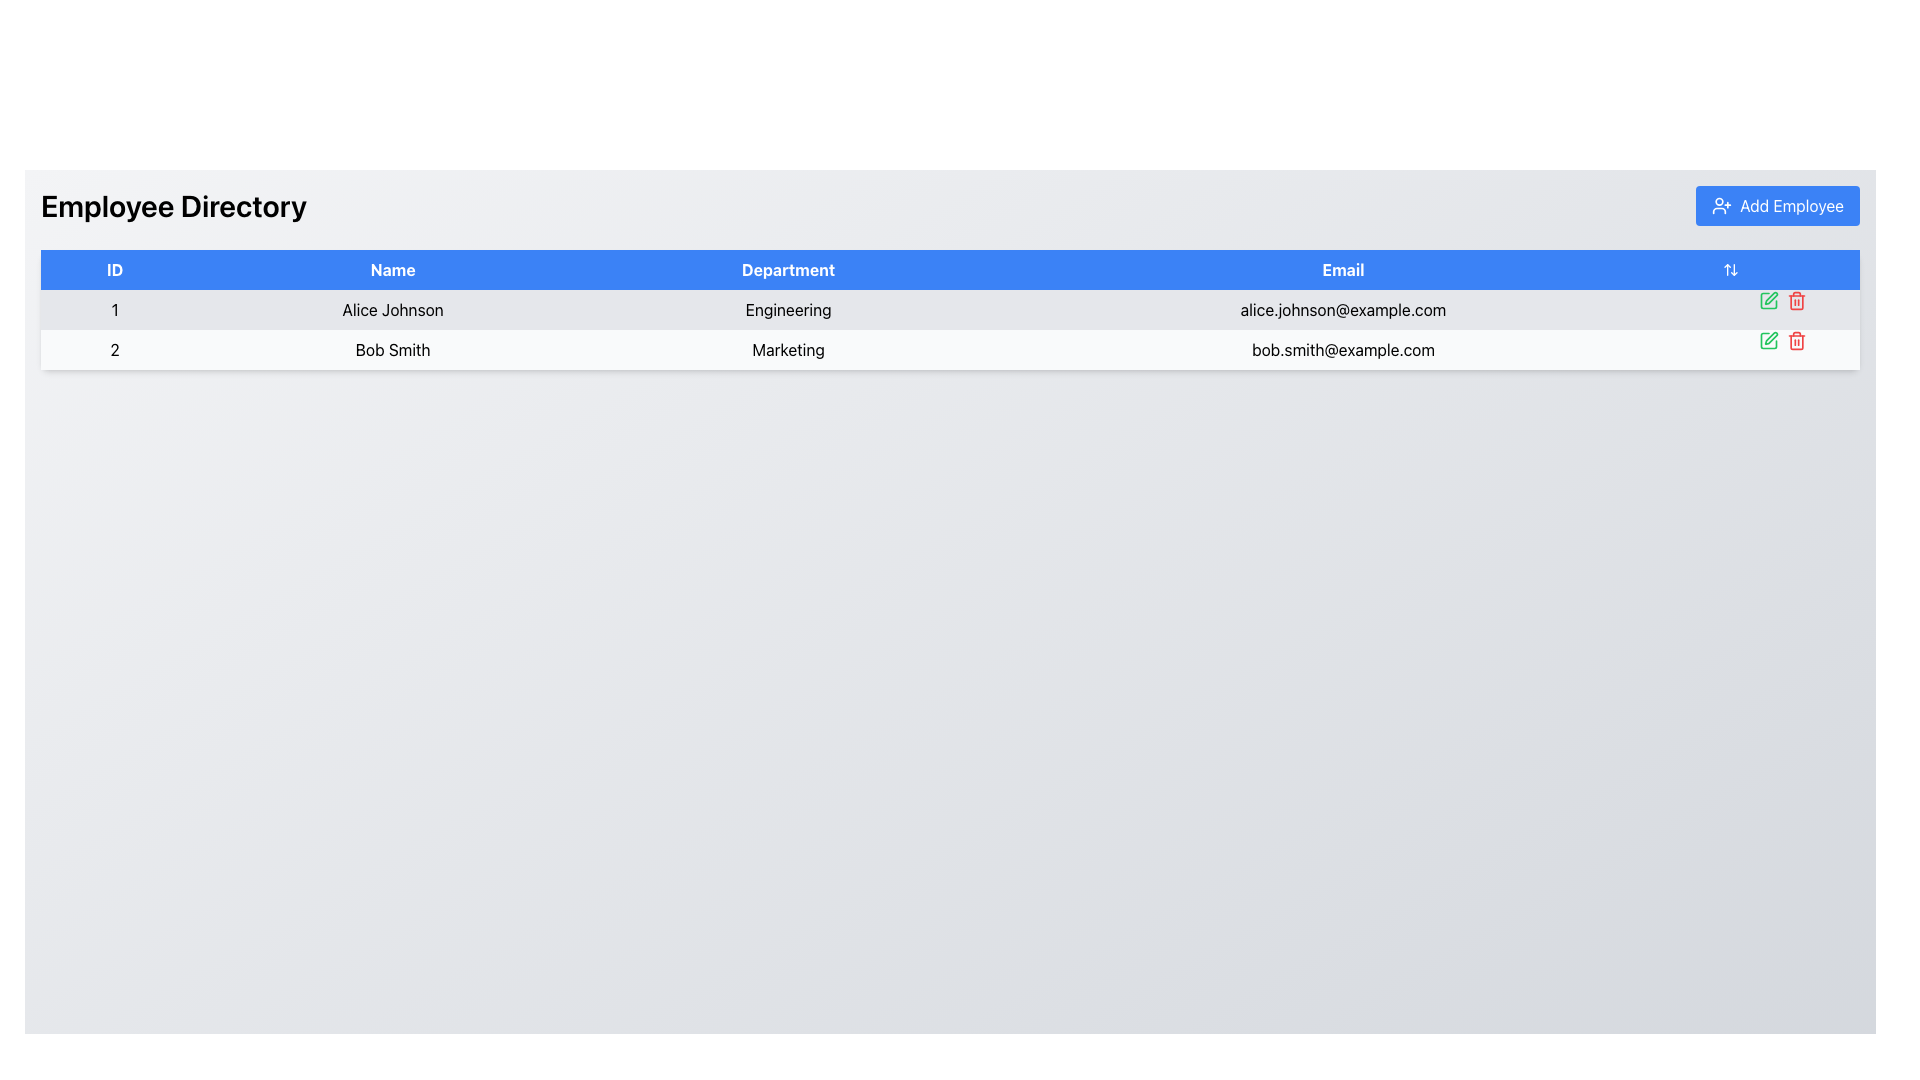 This screenshot has width=1920, height=1080. What do you see at coordinates (114, 270) in the screenshot?
I see `the text label with a blue background and white text displaying 'ID', located in the top-left corner of the table header row` at bounding box center [114, 270].